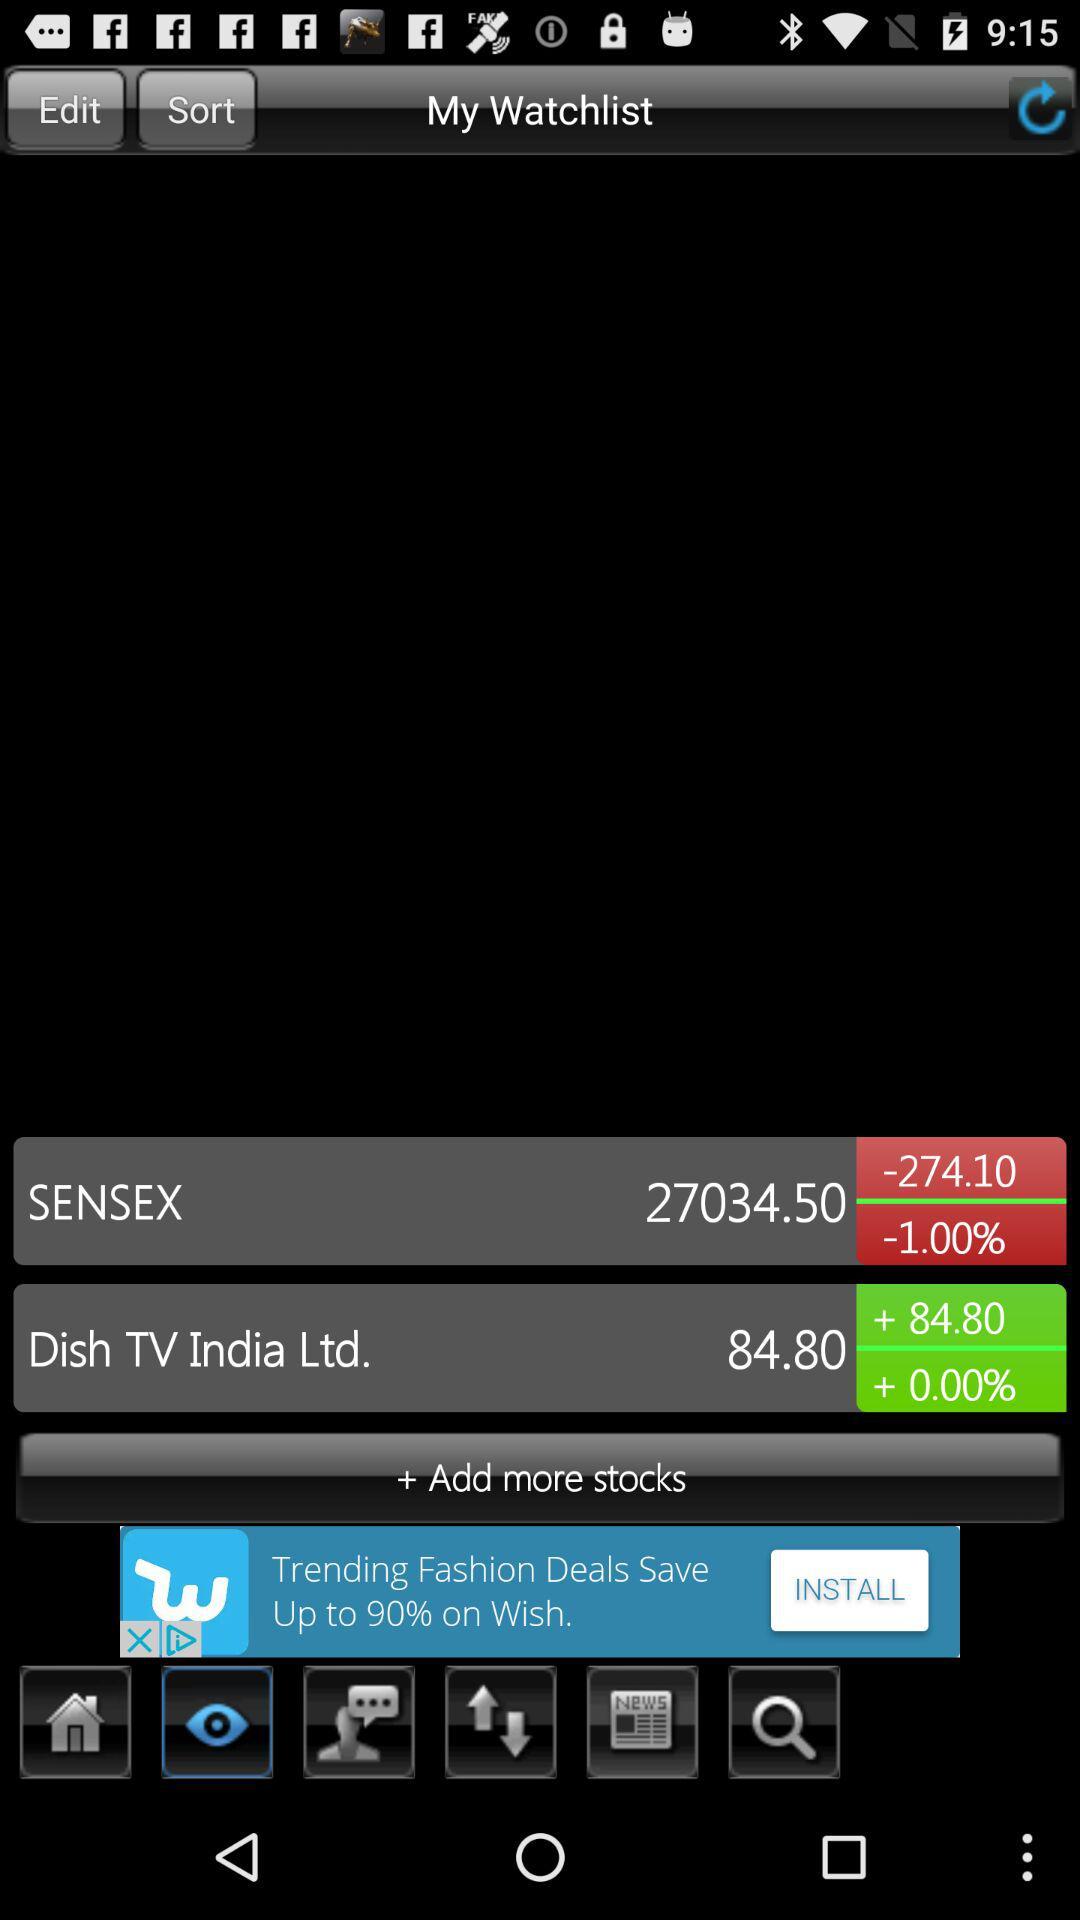  What do you see at coordinates (783, 1727) in the screenshot?
I see `search option` at bounding box center [783, 1727].